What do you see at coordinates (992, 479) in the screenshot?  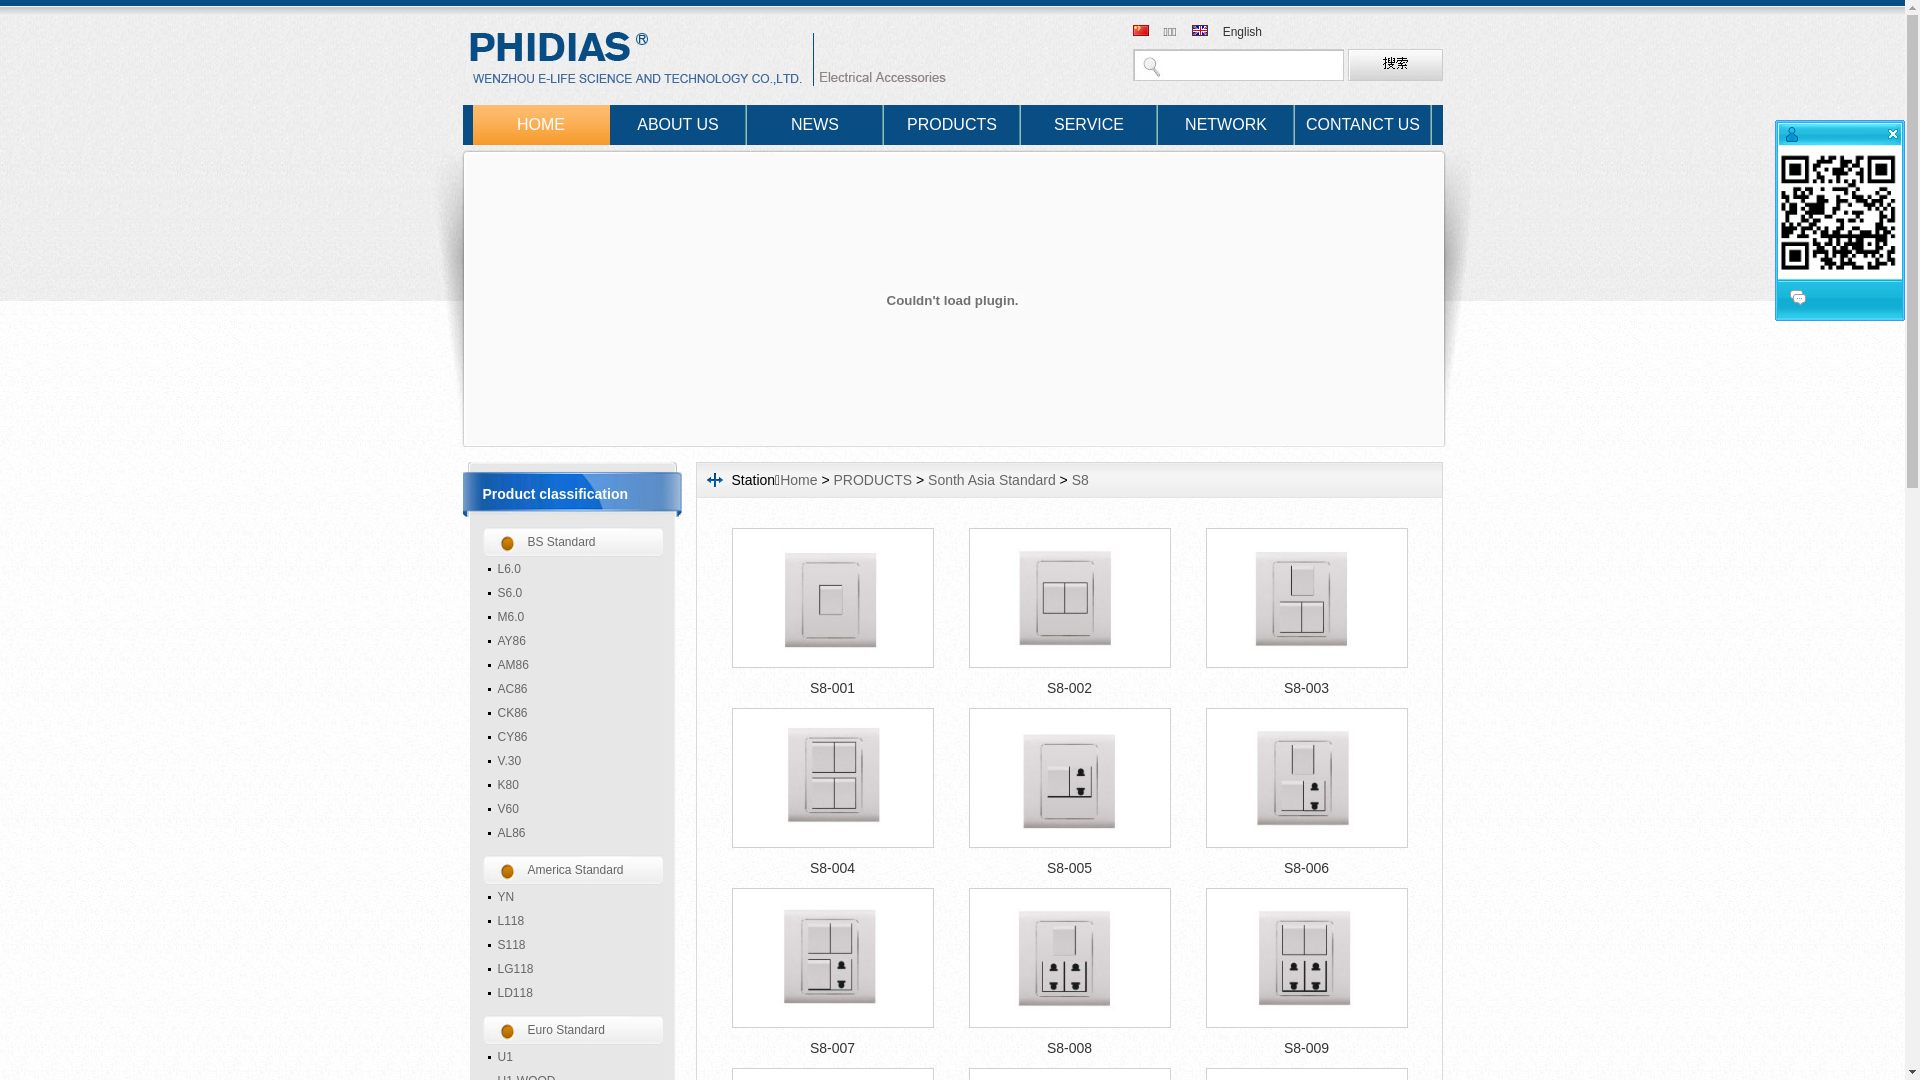 I see `'Sonth Asia Standard'` at bounding box center [992, 479].